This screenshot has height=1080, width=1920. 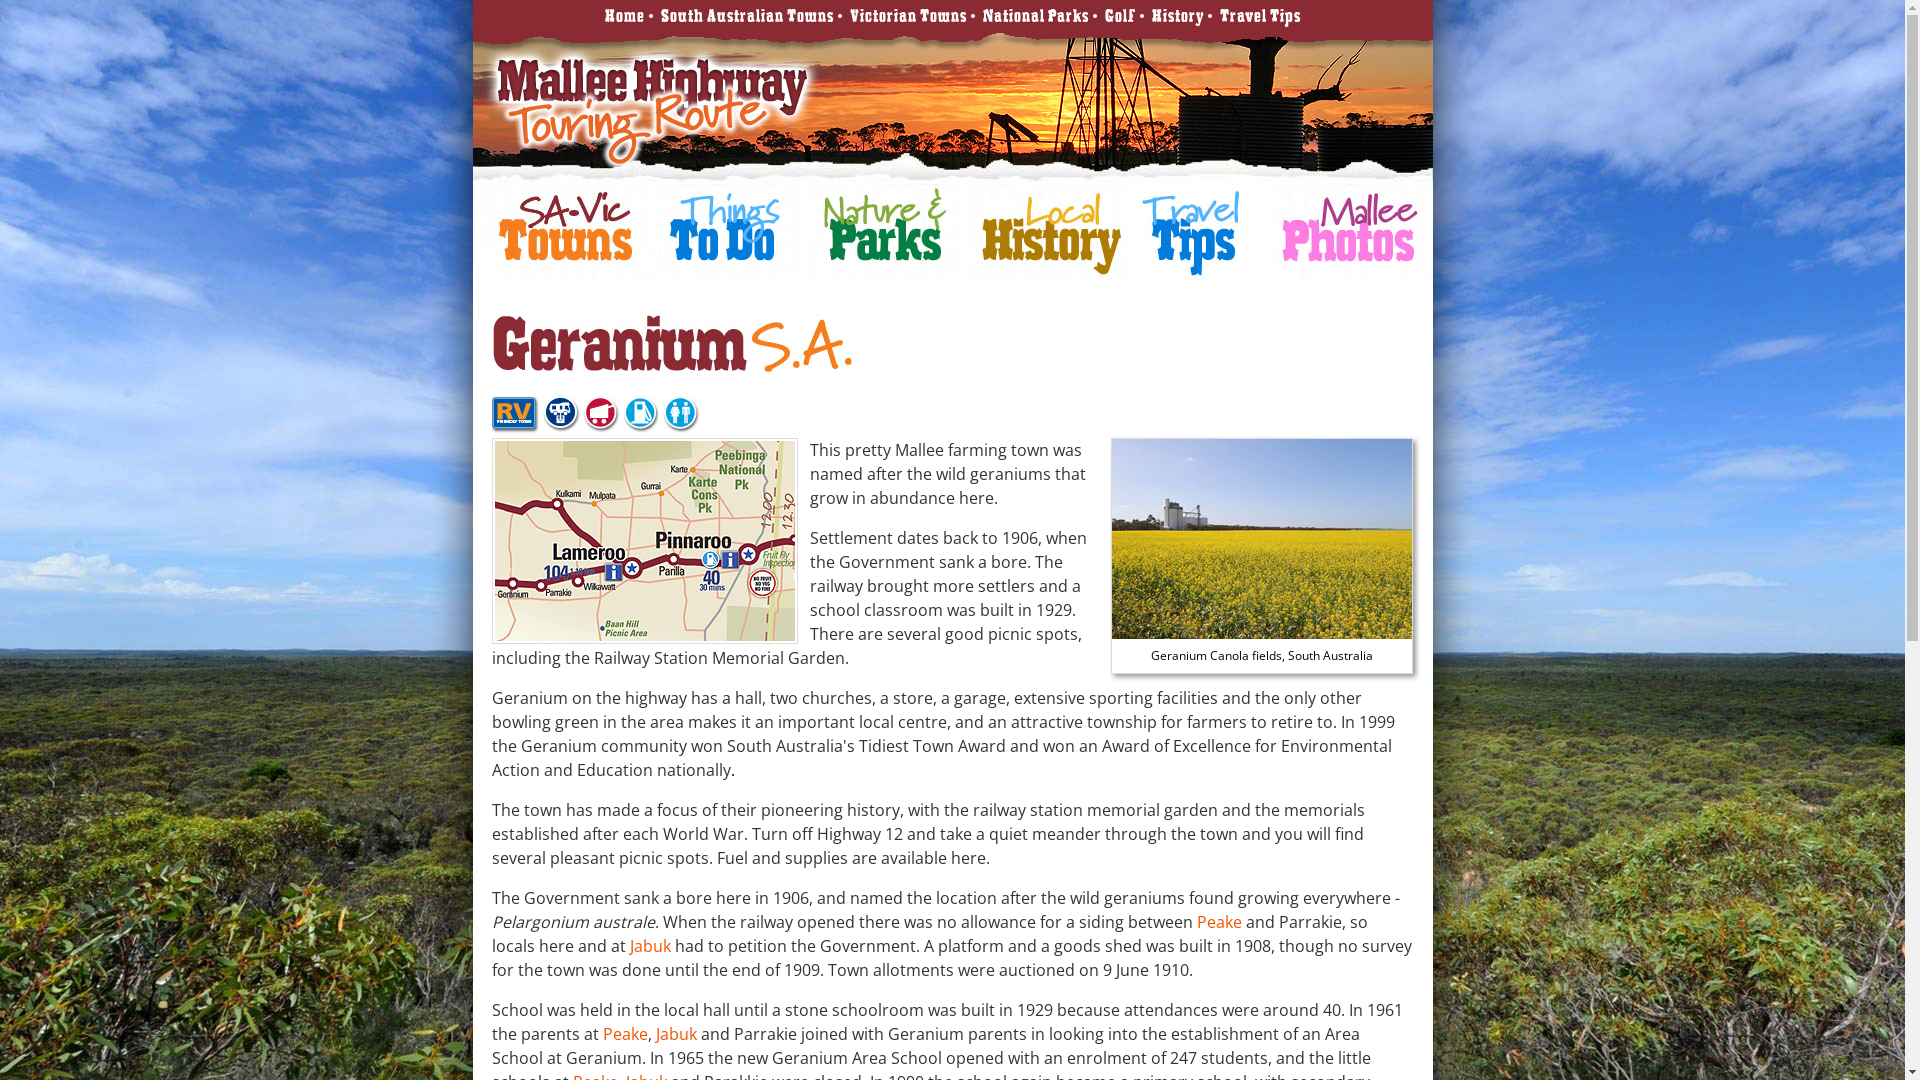 I want to click on 'Travel Tips', so click(x=1218, y=15).